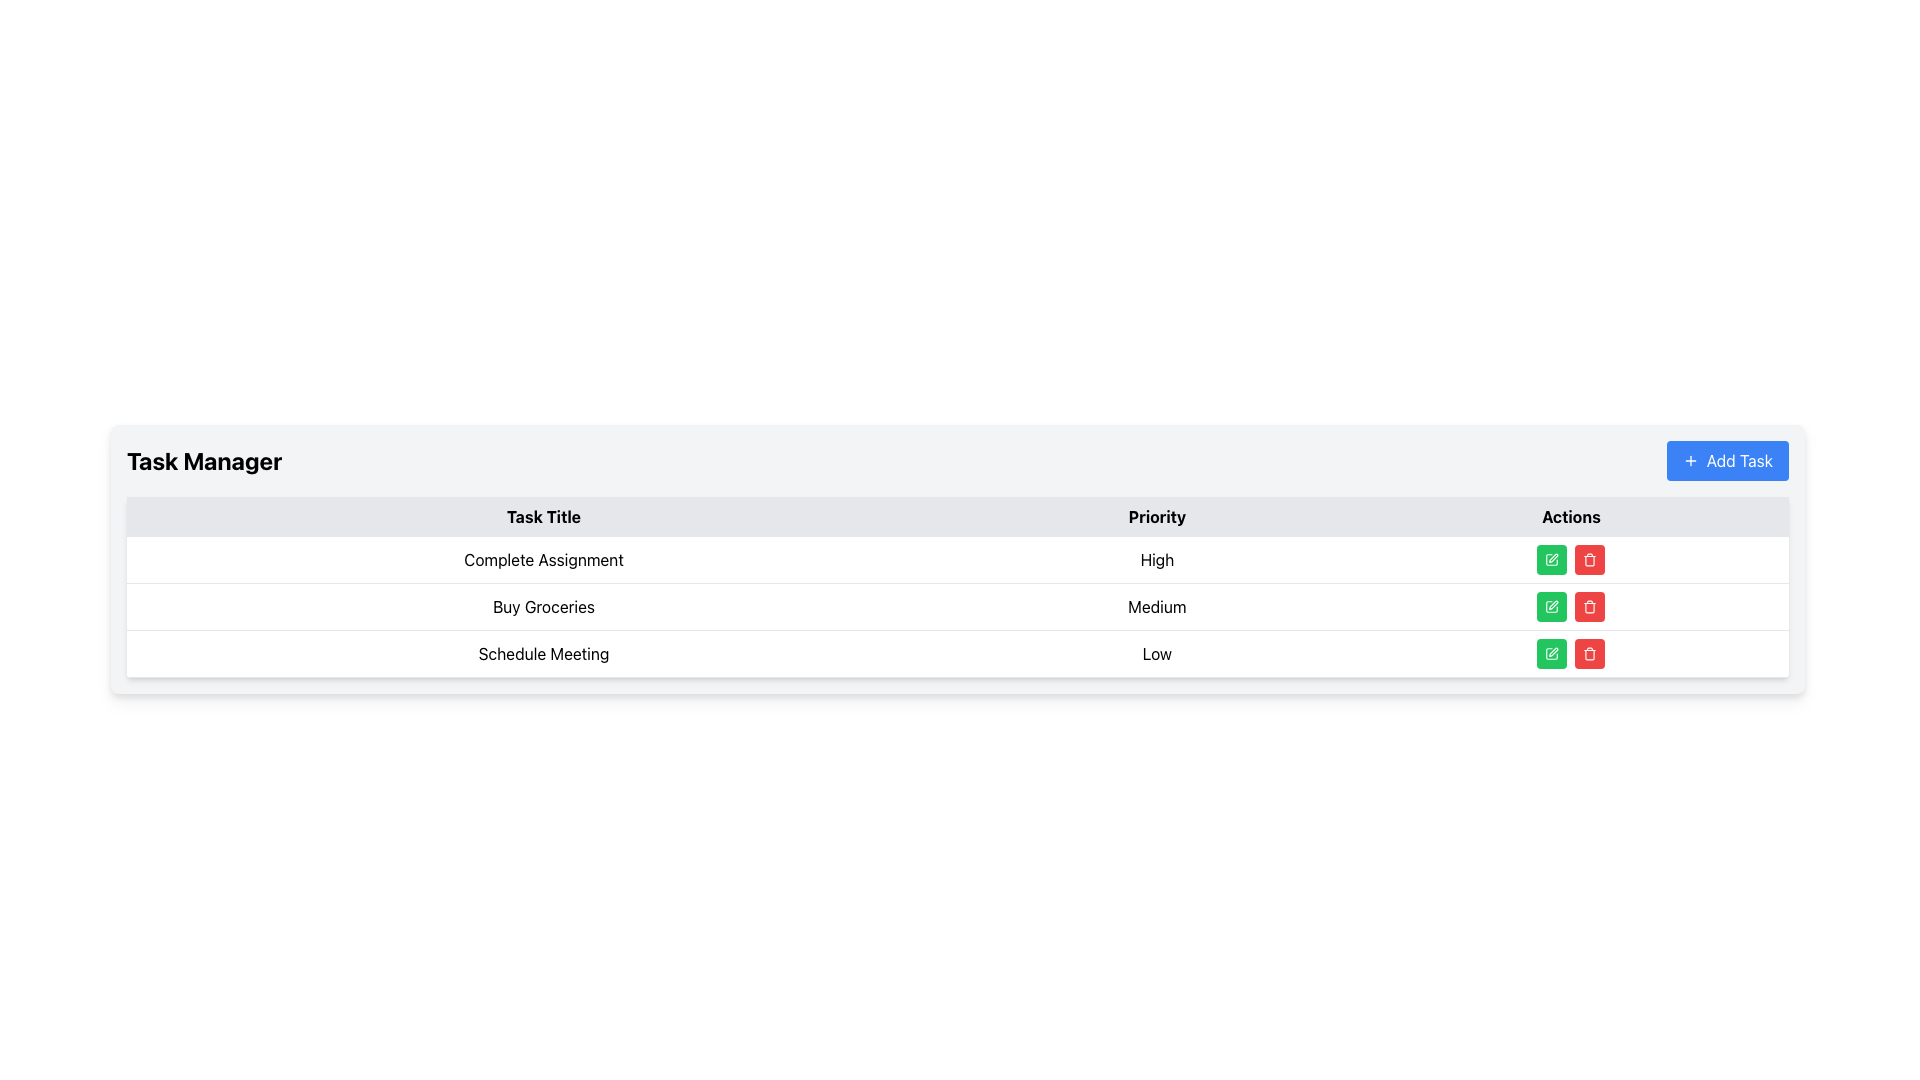 This screenshot has height=1080, width=1920. What do you see at coordinates (1726, 461) in the screenshot?
I see `the button in the top-right corner of the task management system` at bounding box center [1726, 461].